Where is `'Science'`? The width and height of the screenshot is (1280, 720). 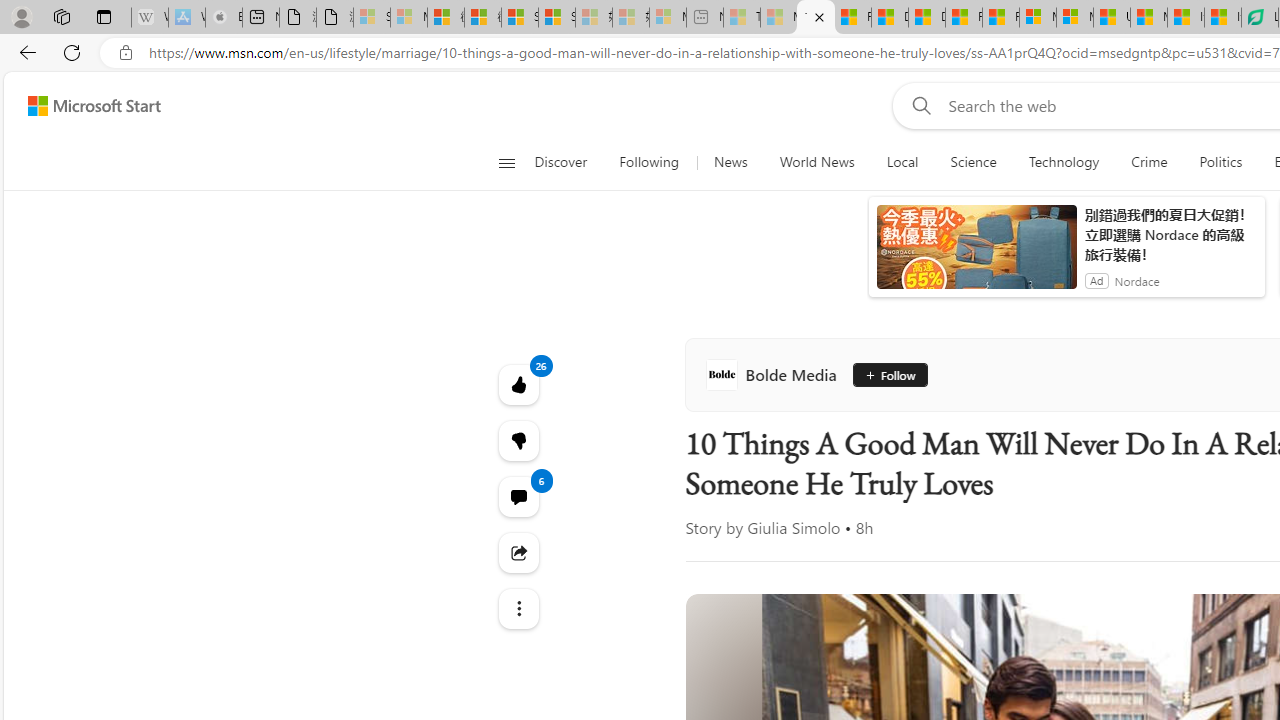 'Science' is located at coordinates (973, 162).